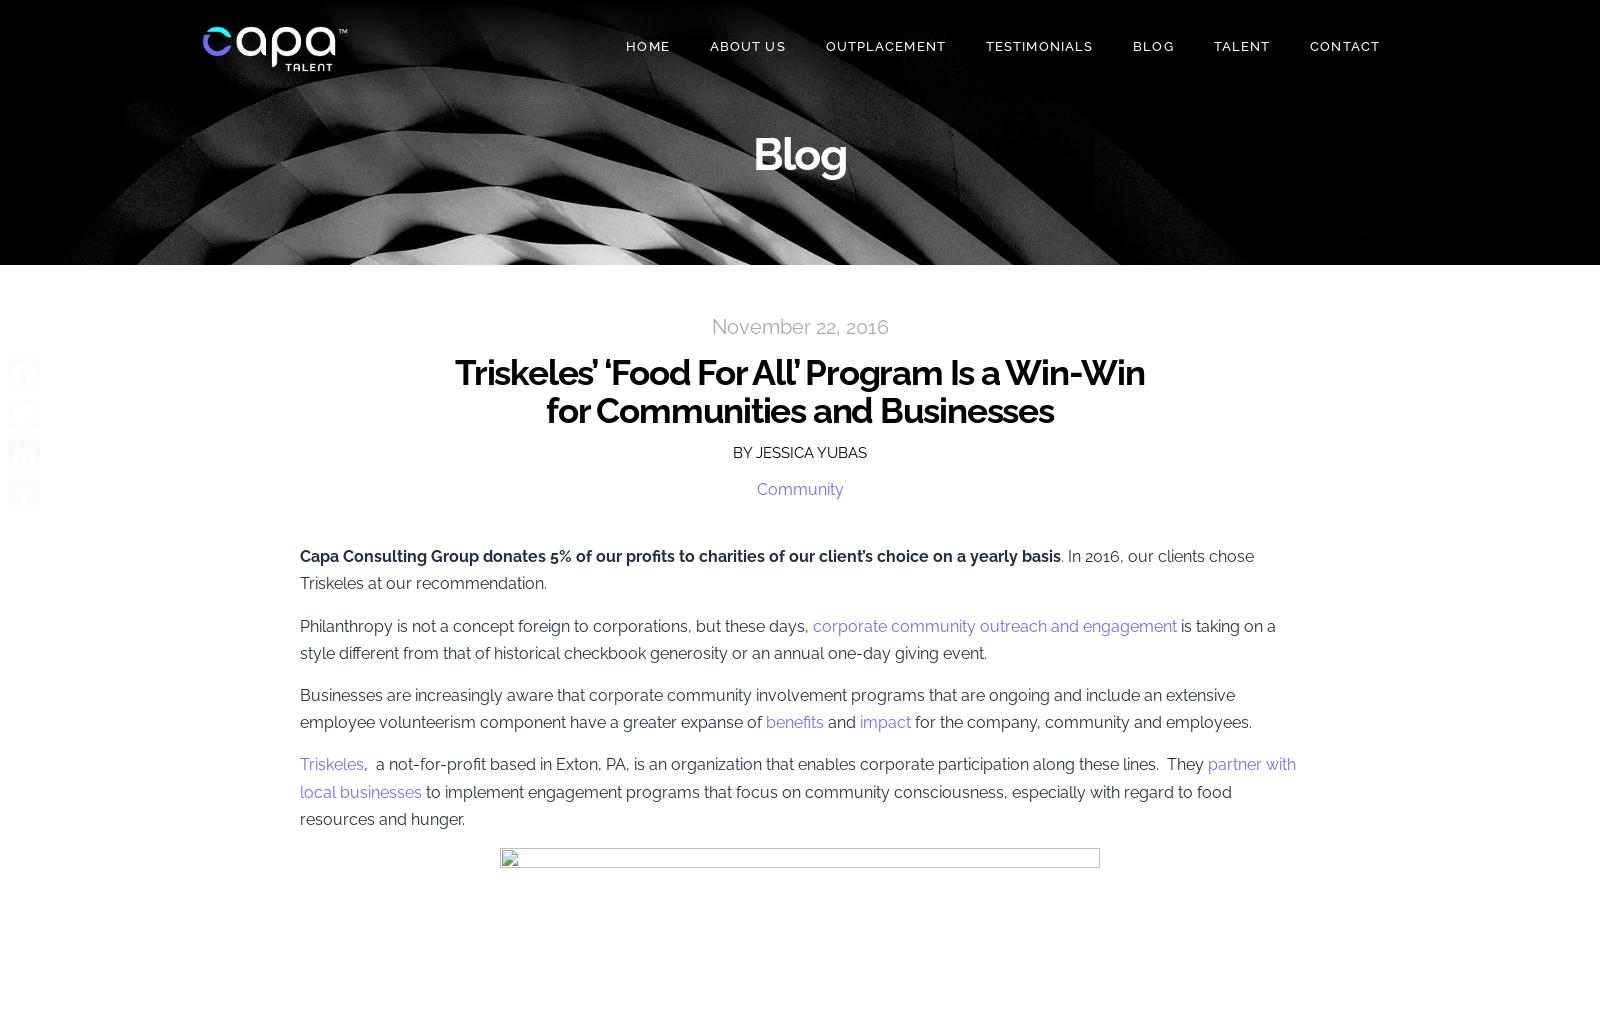 Image resolution: width=1600 pixels, height=1010 pixels. I want to click on 'to implement engagement programs that focus on community consciousness, especially with regard to food resources and hunger.', so click(766, 804).